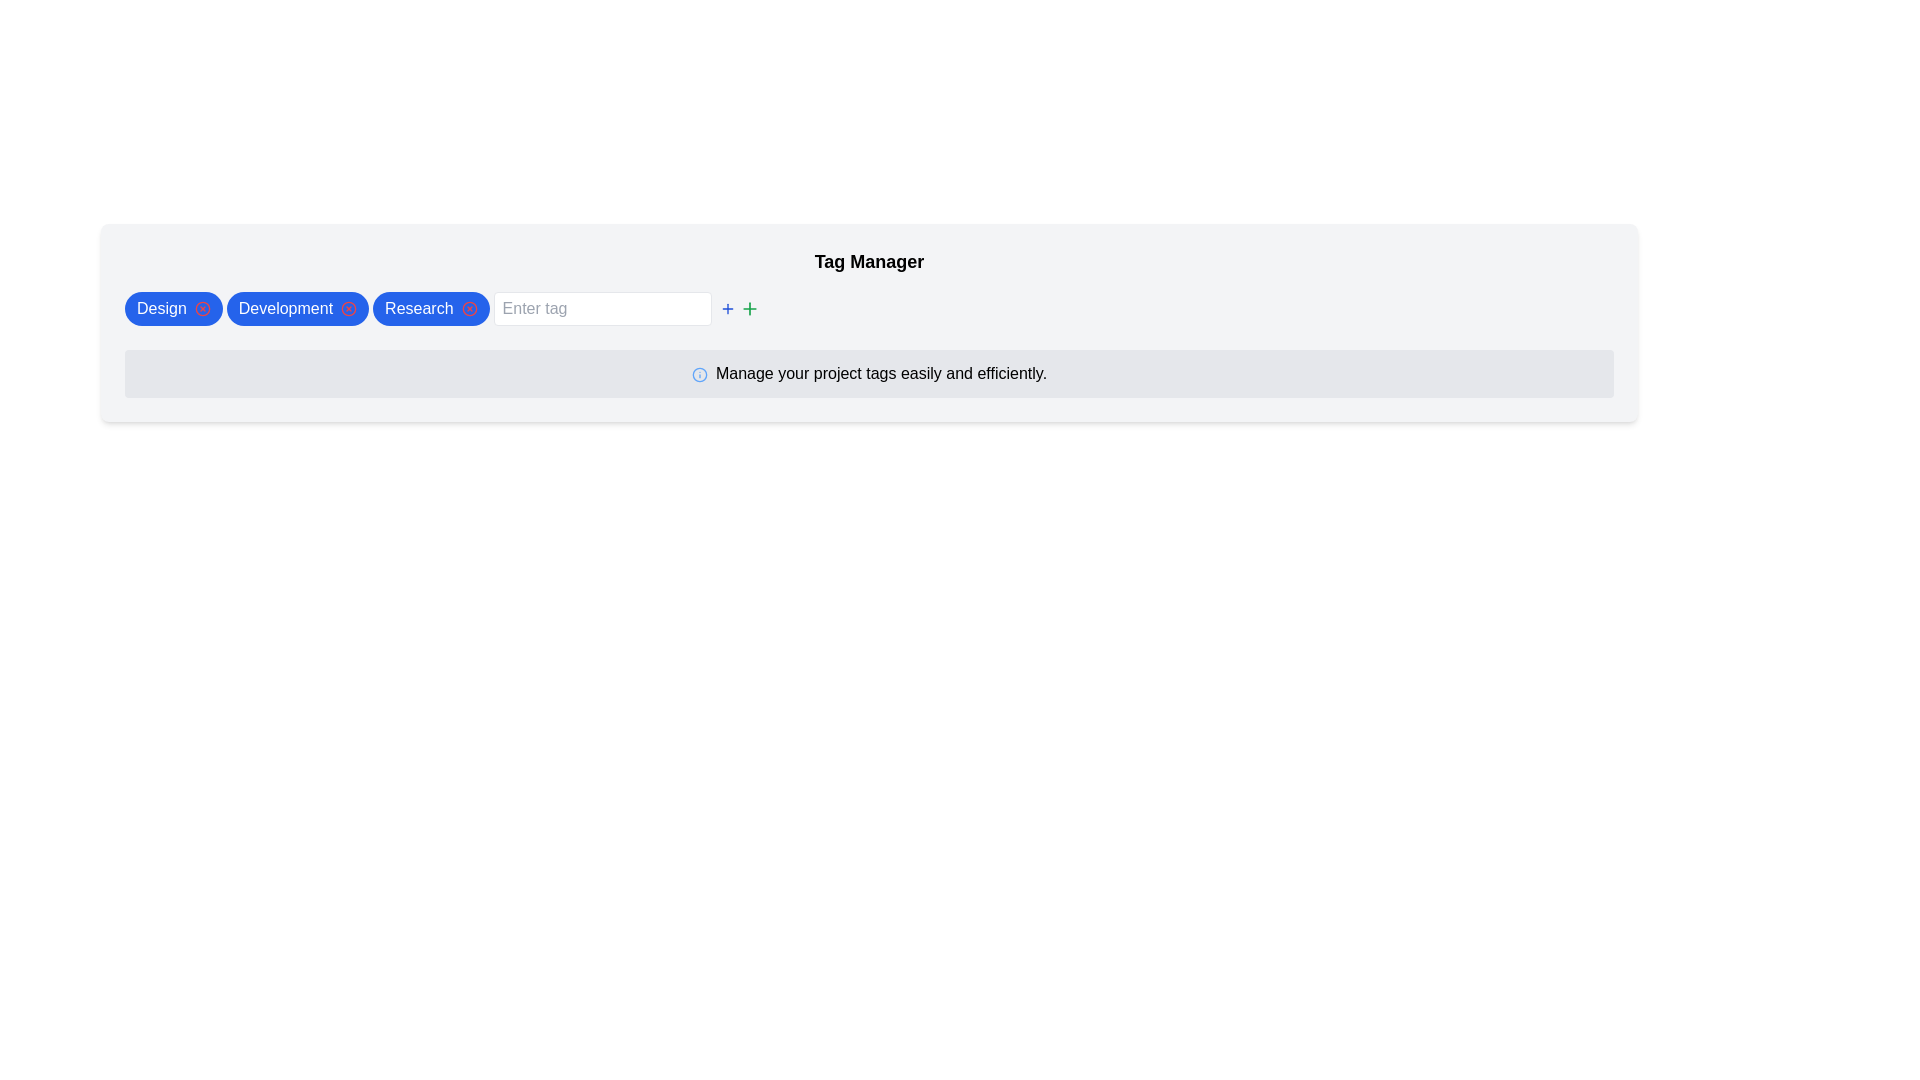 The image size is (1920, 1080). I want to click on the plus icon located to the far right of the 'Enter tag' input field, so click(748, 308).